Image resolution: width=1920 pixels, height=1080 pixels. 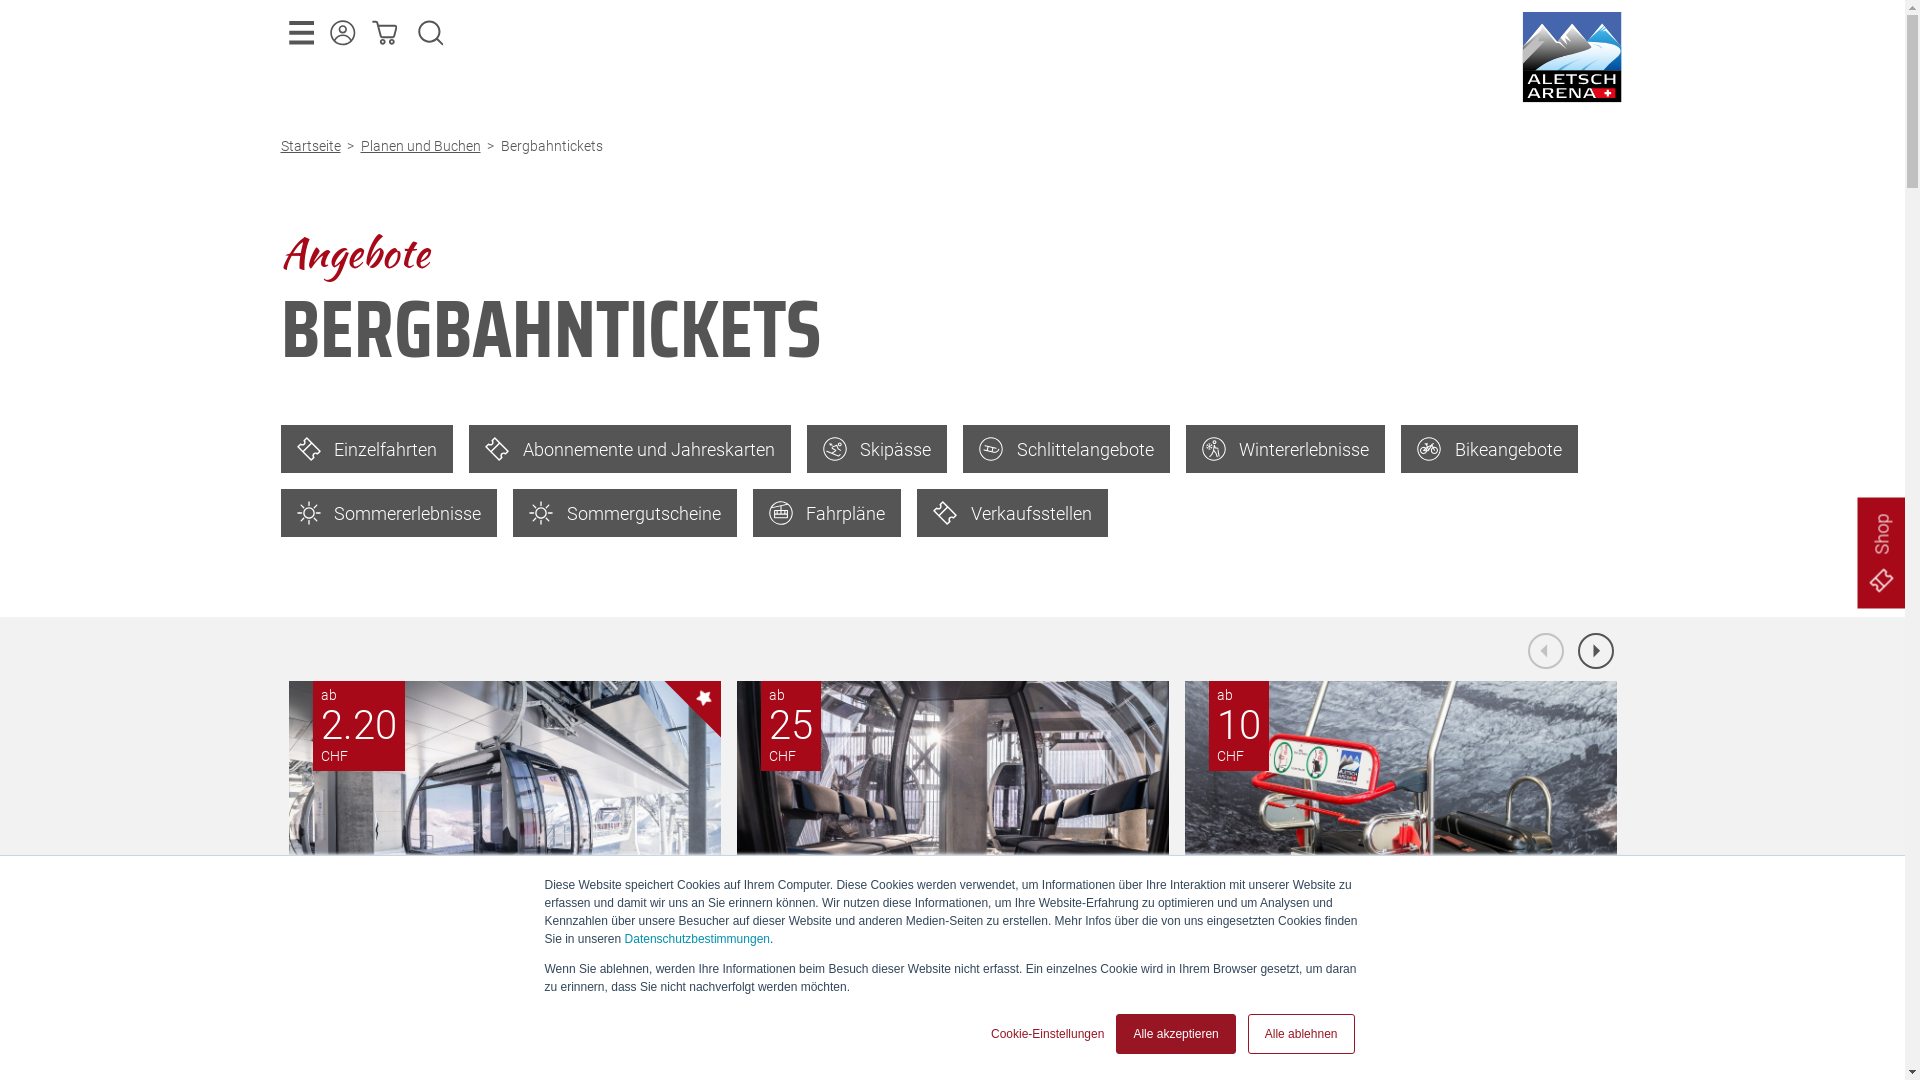 I want to click on 'Planen und Buchen', so click(x=422, y=145).